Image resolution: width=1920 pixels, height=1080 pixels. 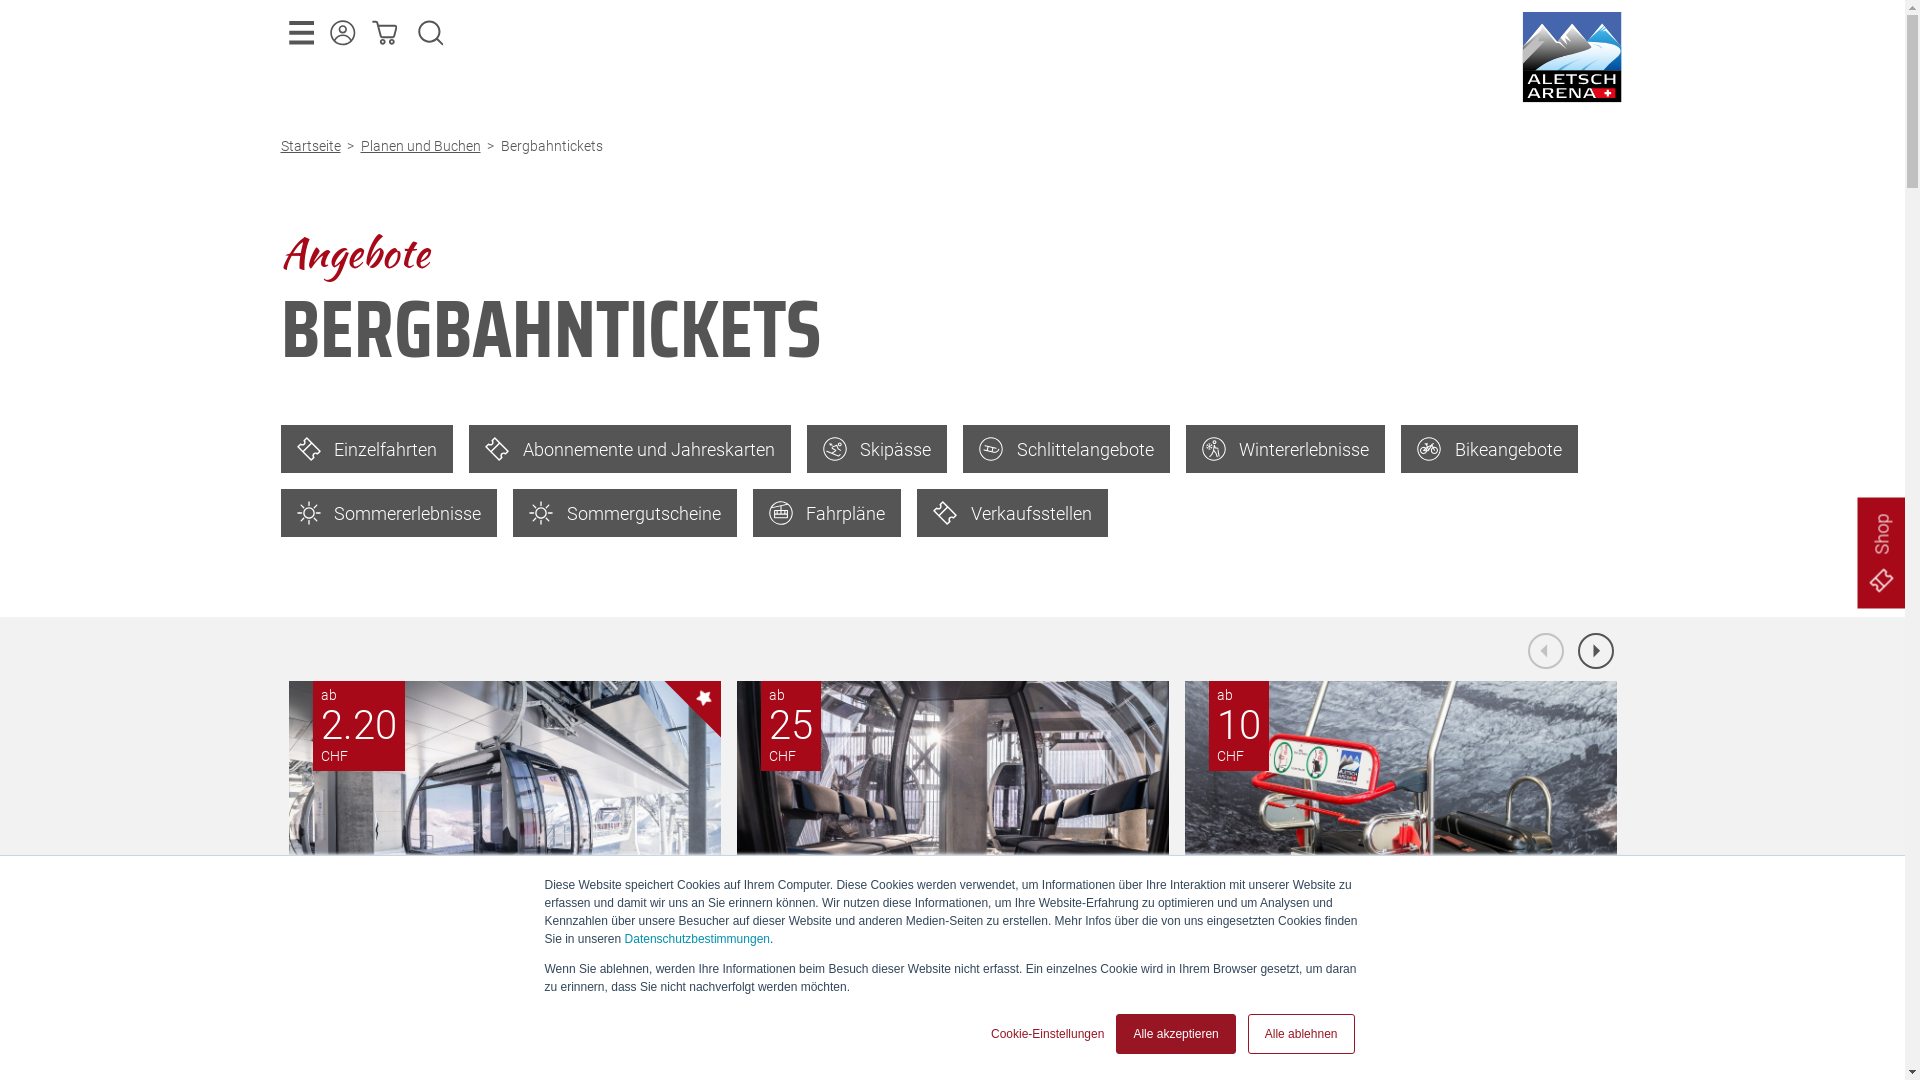 I want to click on 'Planen und Buchen', so click(x=422, y=145).